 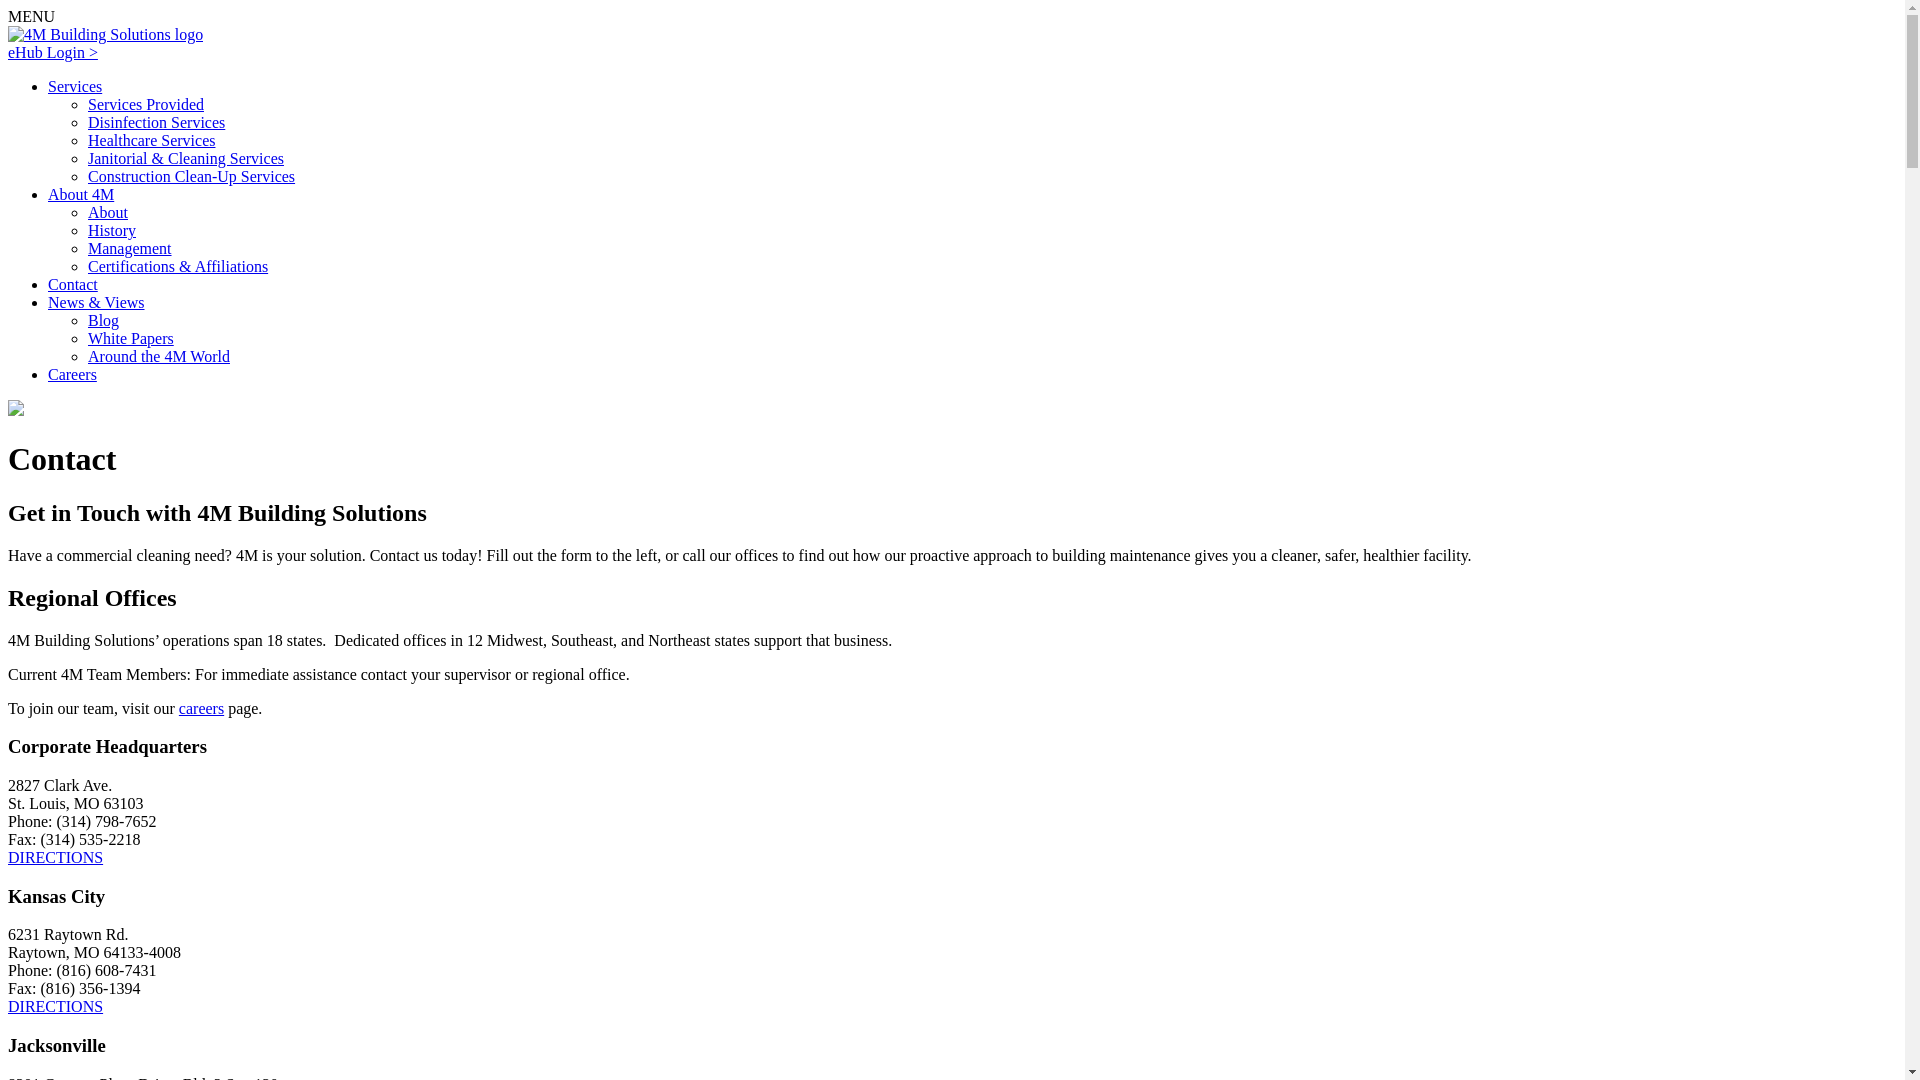 What do you see at coordinates (72, 284) in the screenshot?
I see `'Contact'` at bounding box center [72, 284].